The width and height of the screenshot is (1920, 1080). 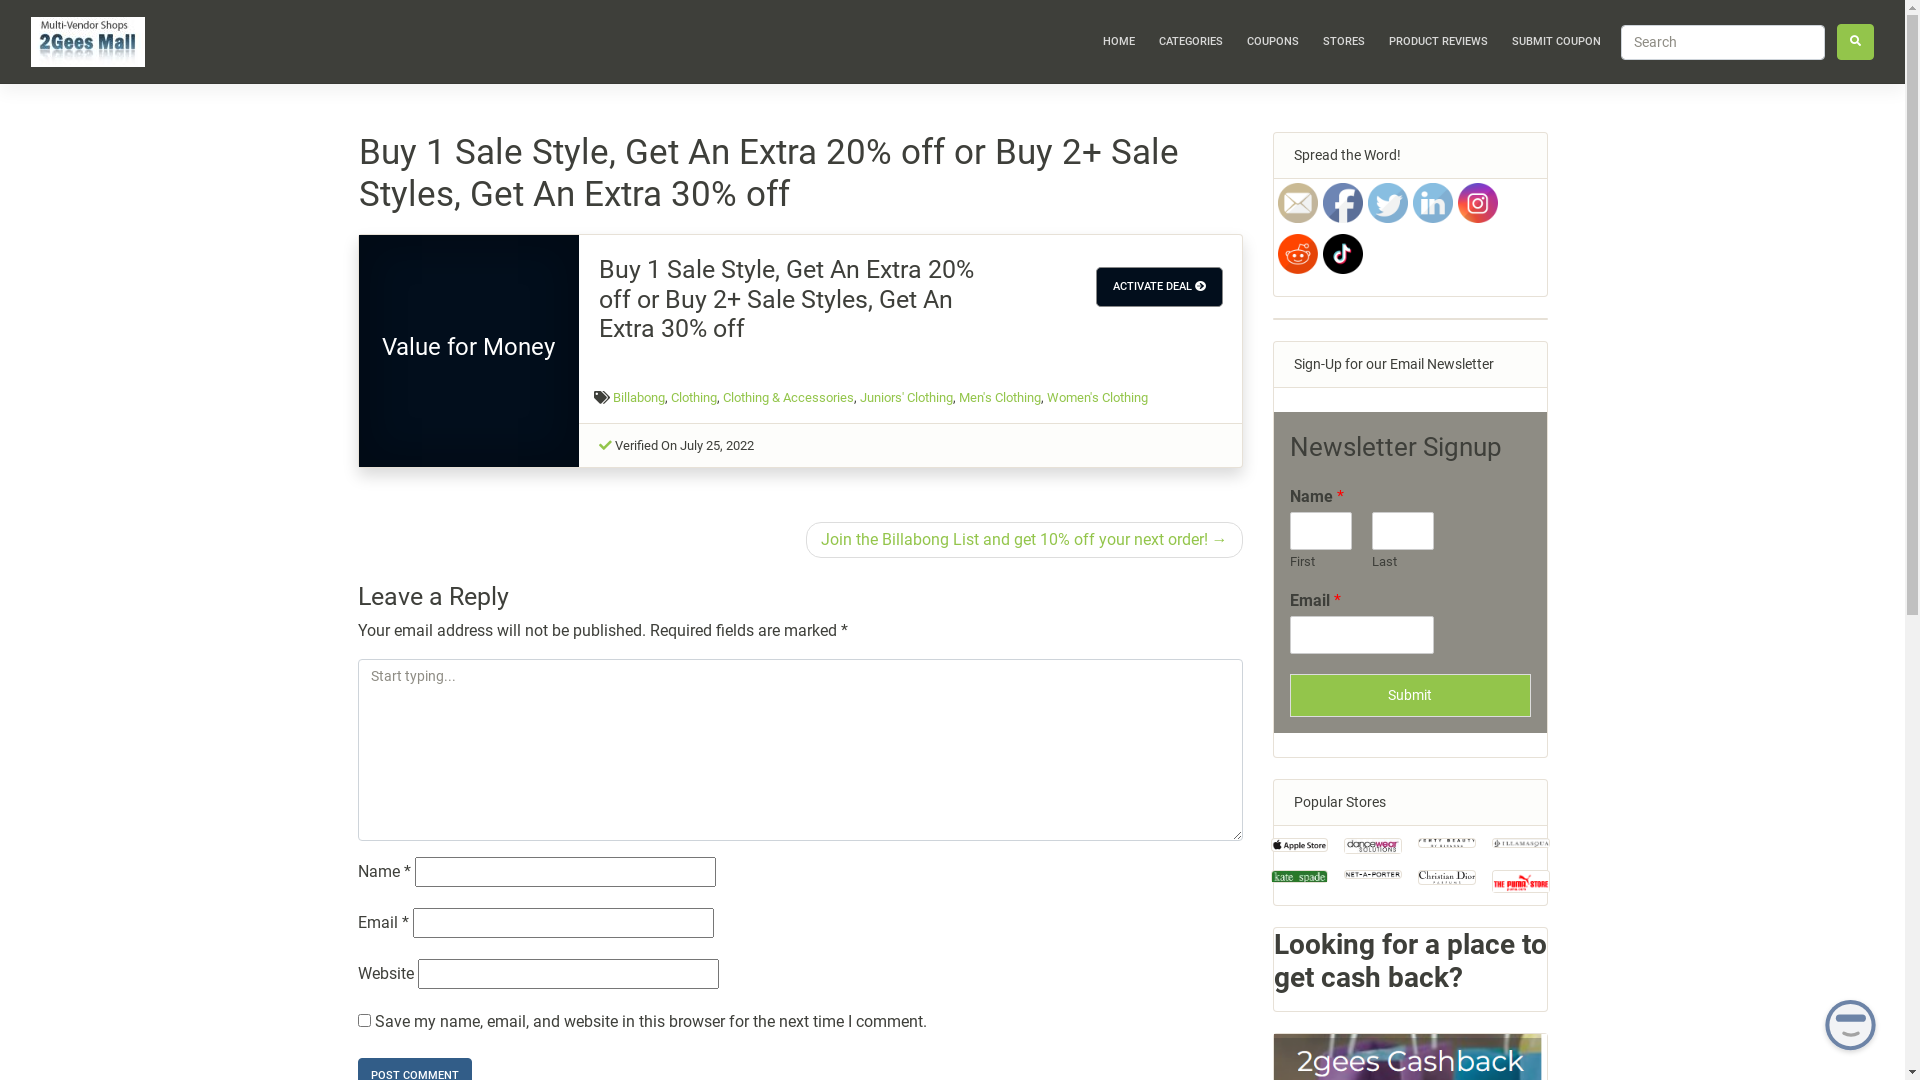 I want to click on 'COUPONS', so click(x=1271, y=42).